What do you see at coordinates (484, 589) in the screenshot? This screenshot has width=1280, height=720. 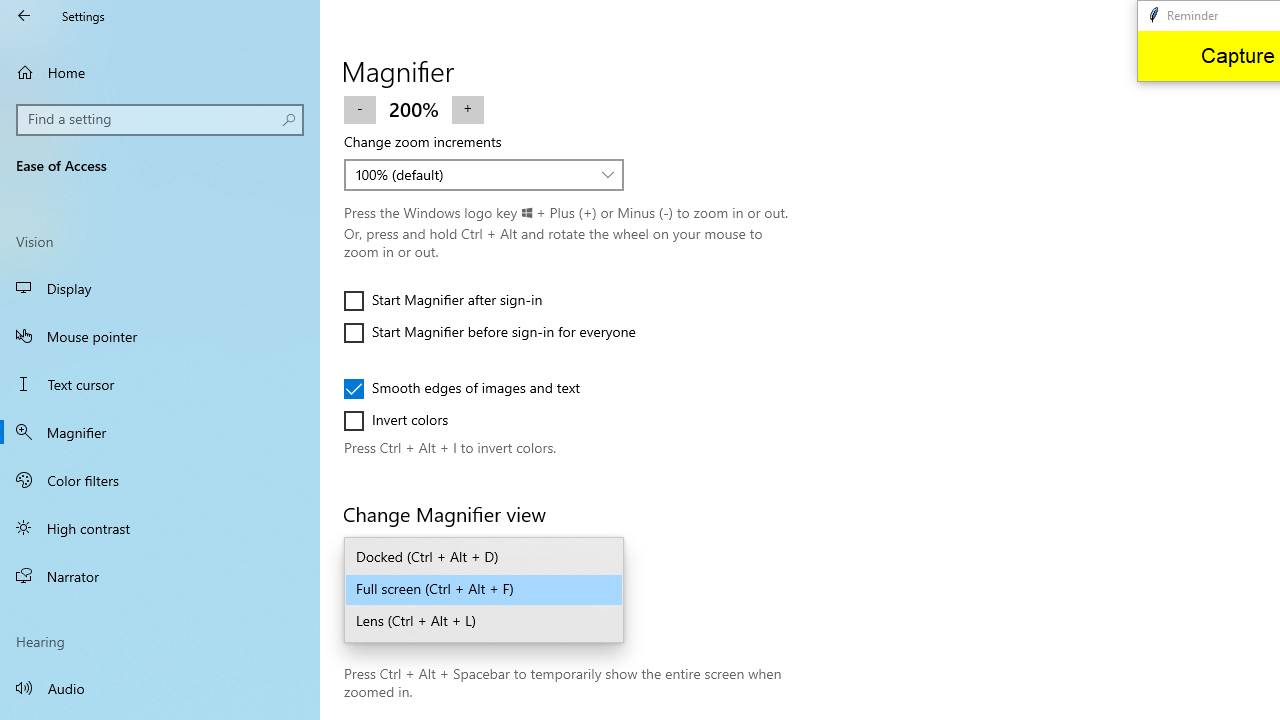 I see `'Choose a view'` at bounding box center [484, 589].